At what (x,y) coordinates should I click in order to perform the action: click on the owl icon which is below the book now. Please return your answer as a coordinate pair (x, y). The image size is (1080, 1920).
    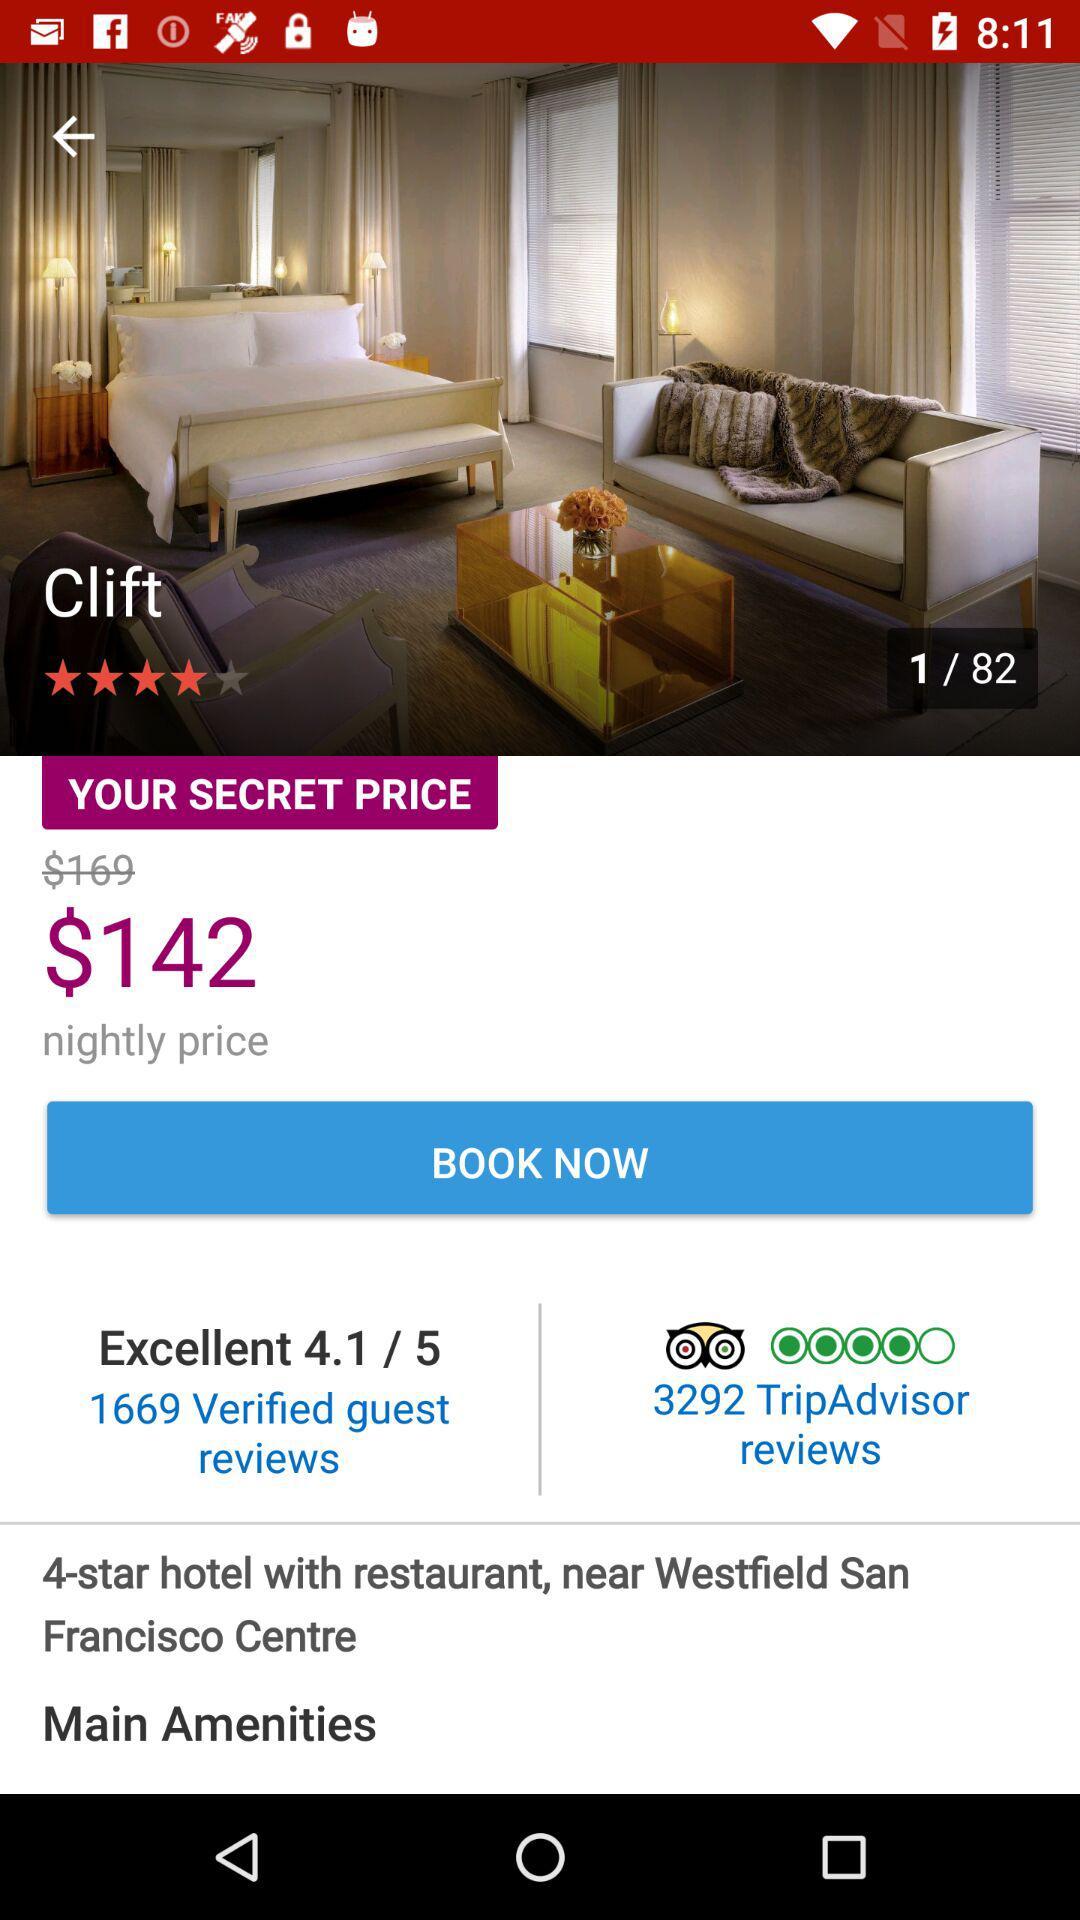
    Looking at the image, I should click on (717, 1345).